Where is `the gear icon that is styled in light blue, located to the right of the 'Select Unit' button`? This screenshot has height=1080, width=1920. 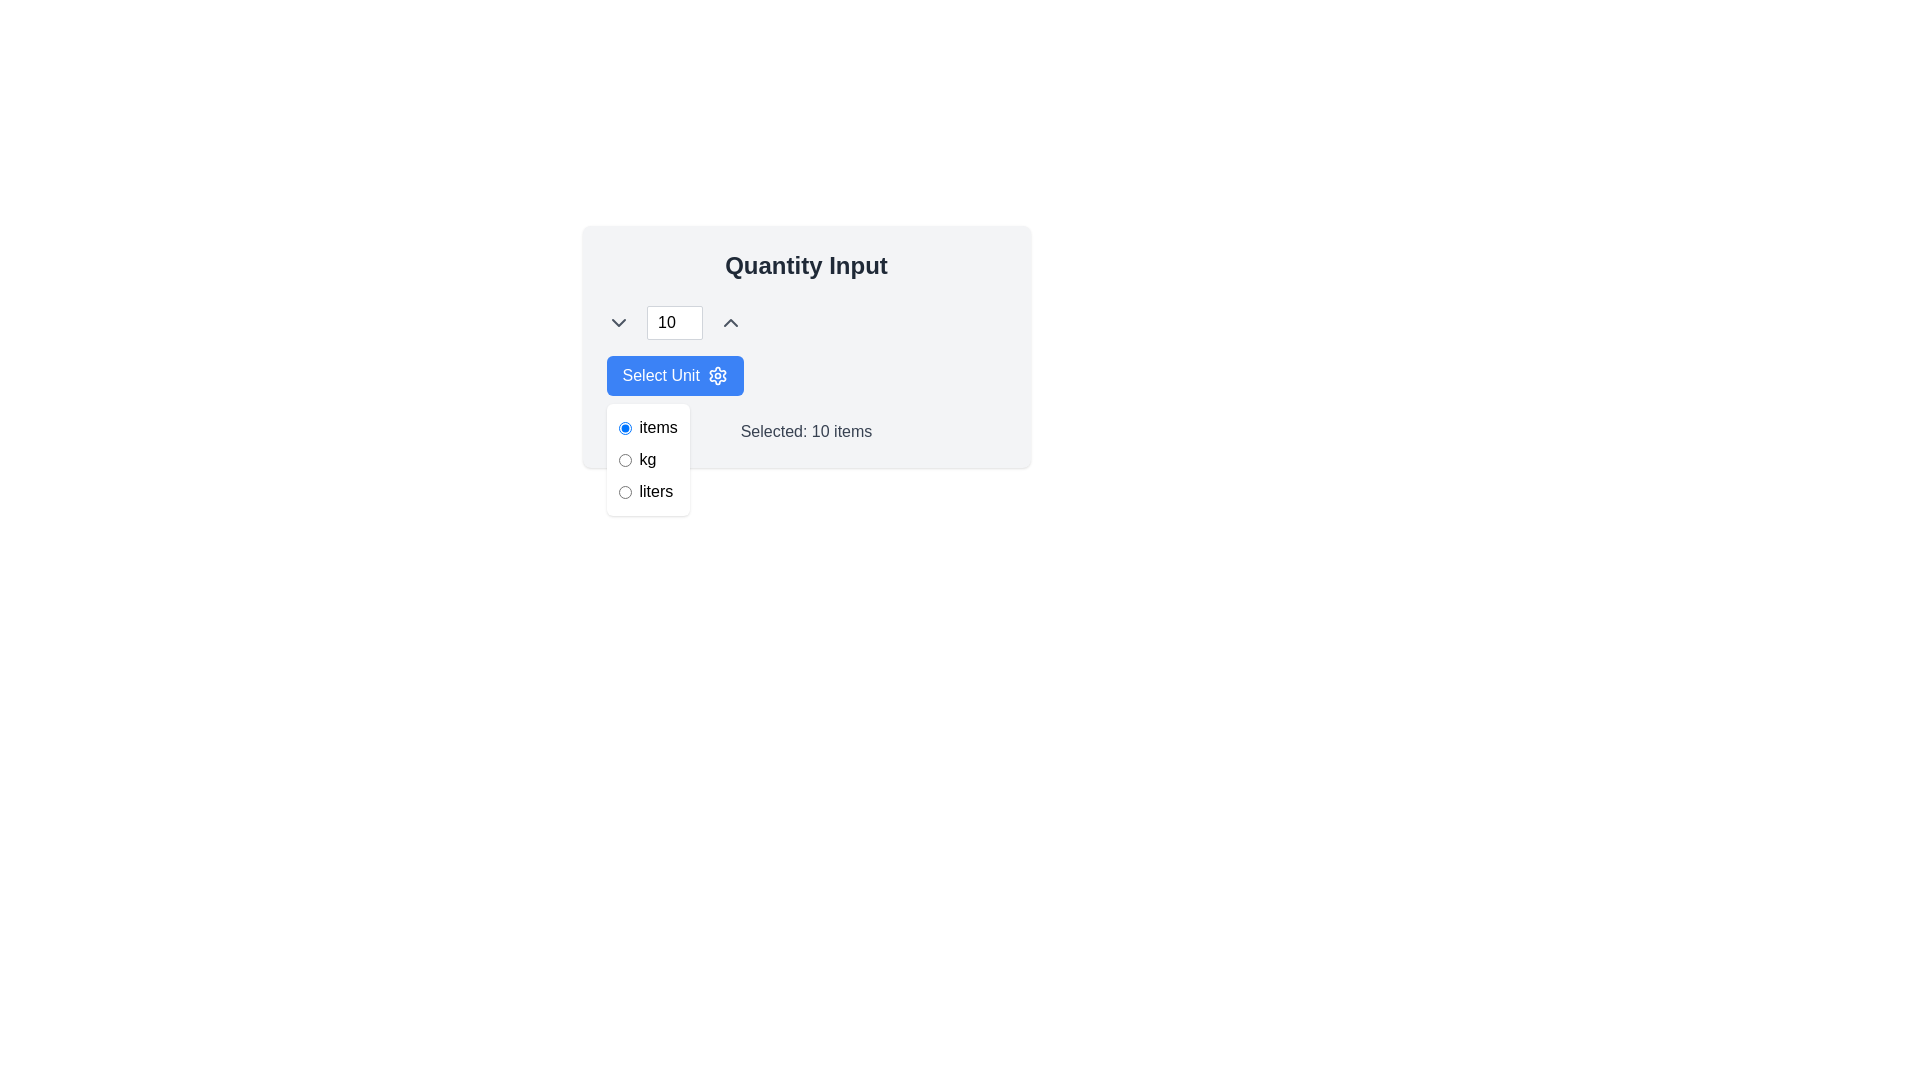 the gear icon that is styled in light blue, located to the right of the 'Select Unit' button is located at coordinates (717, 375).